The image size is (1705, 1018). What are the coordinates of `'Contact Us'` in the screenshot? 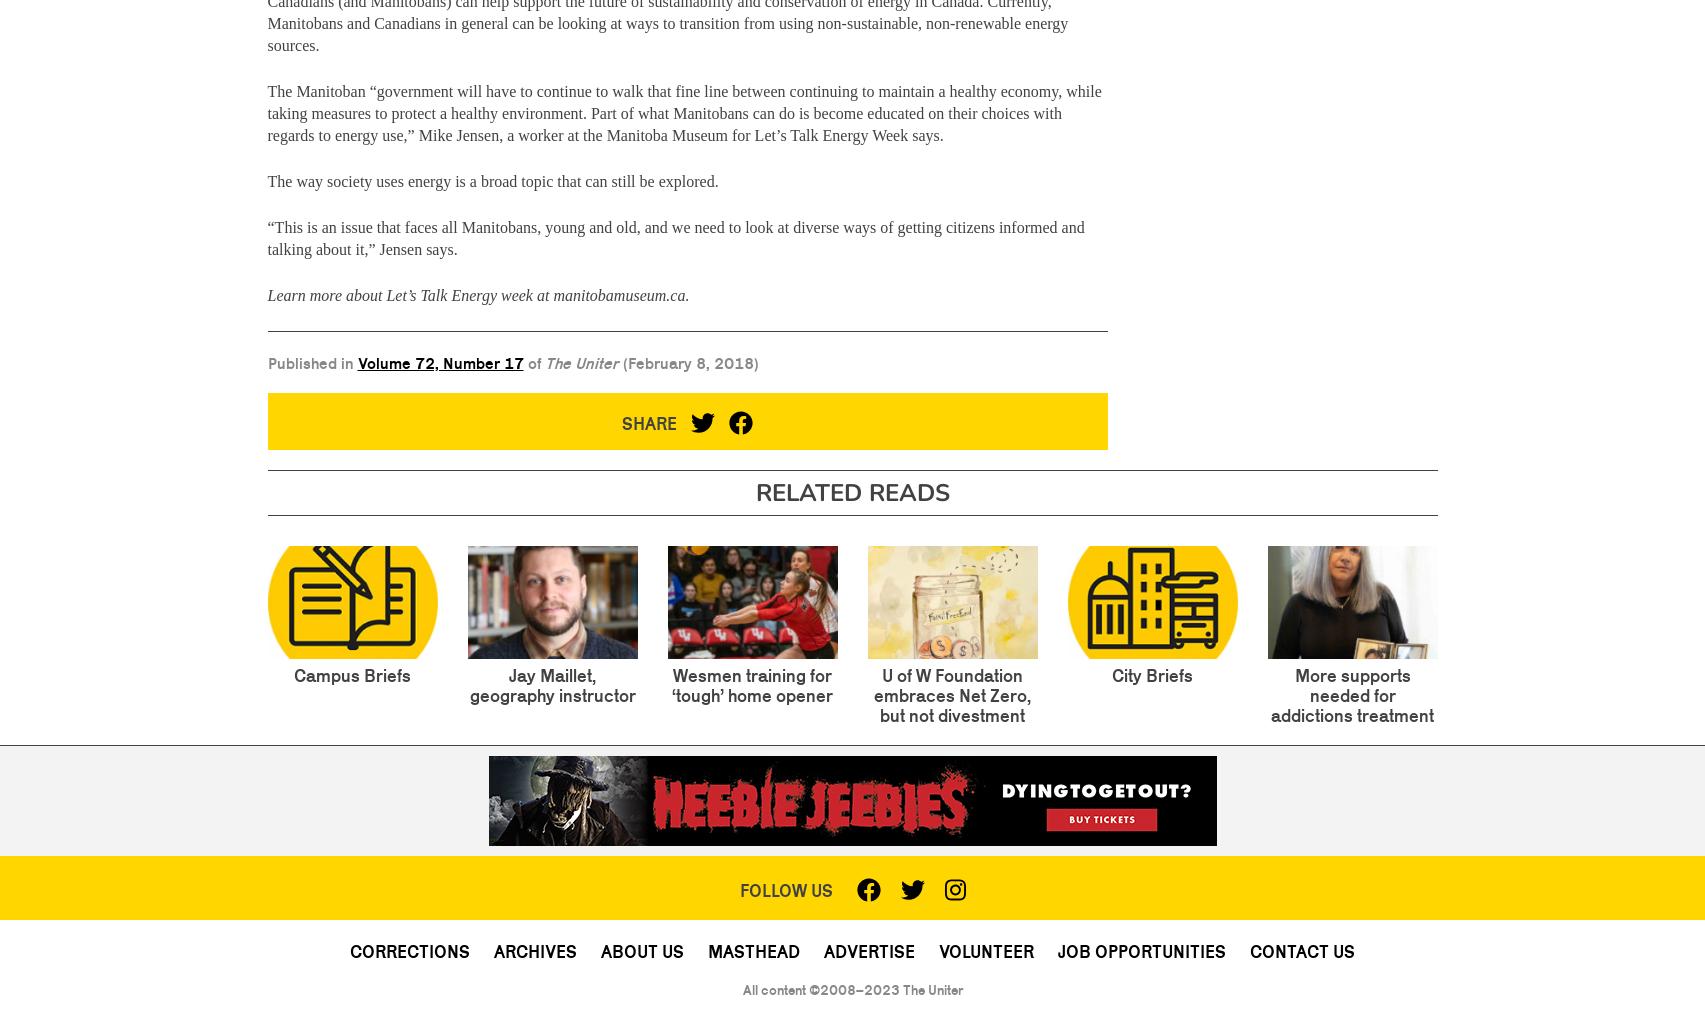 It's located at (1302, 949).